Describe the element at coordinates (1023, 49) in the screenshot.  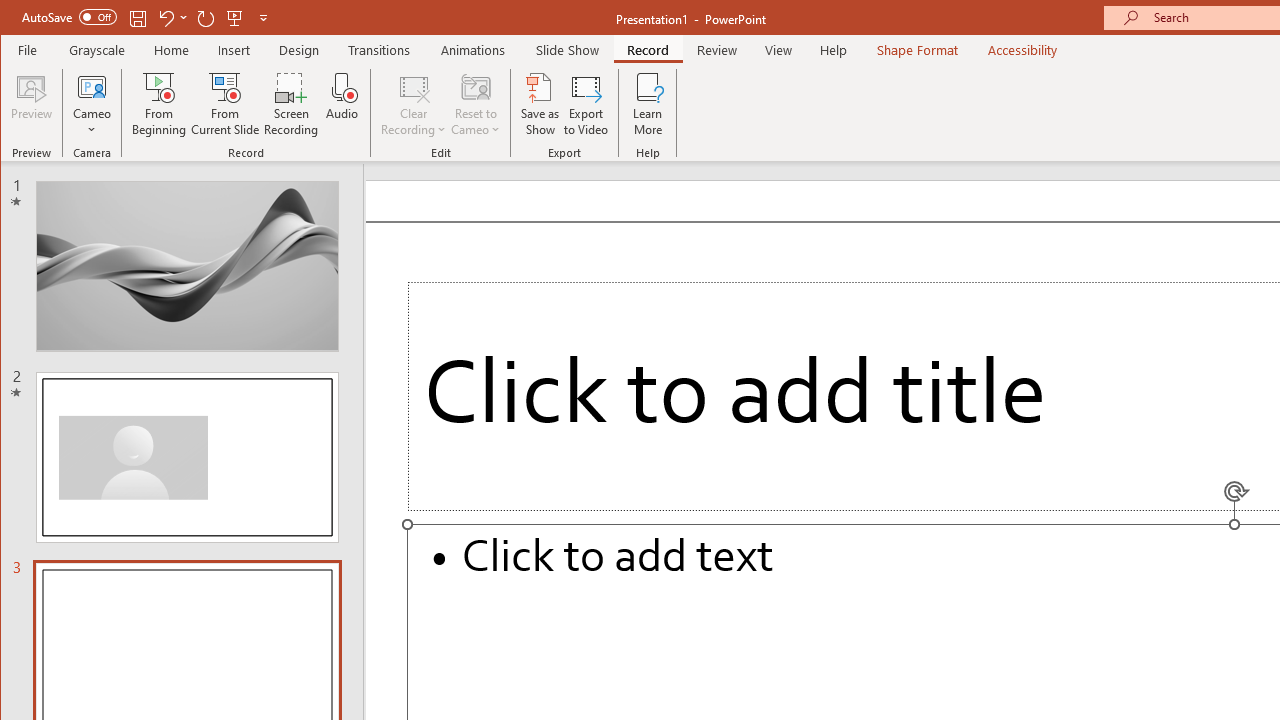
I see `'Accessibility'` at that location.